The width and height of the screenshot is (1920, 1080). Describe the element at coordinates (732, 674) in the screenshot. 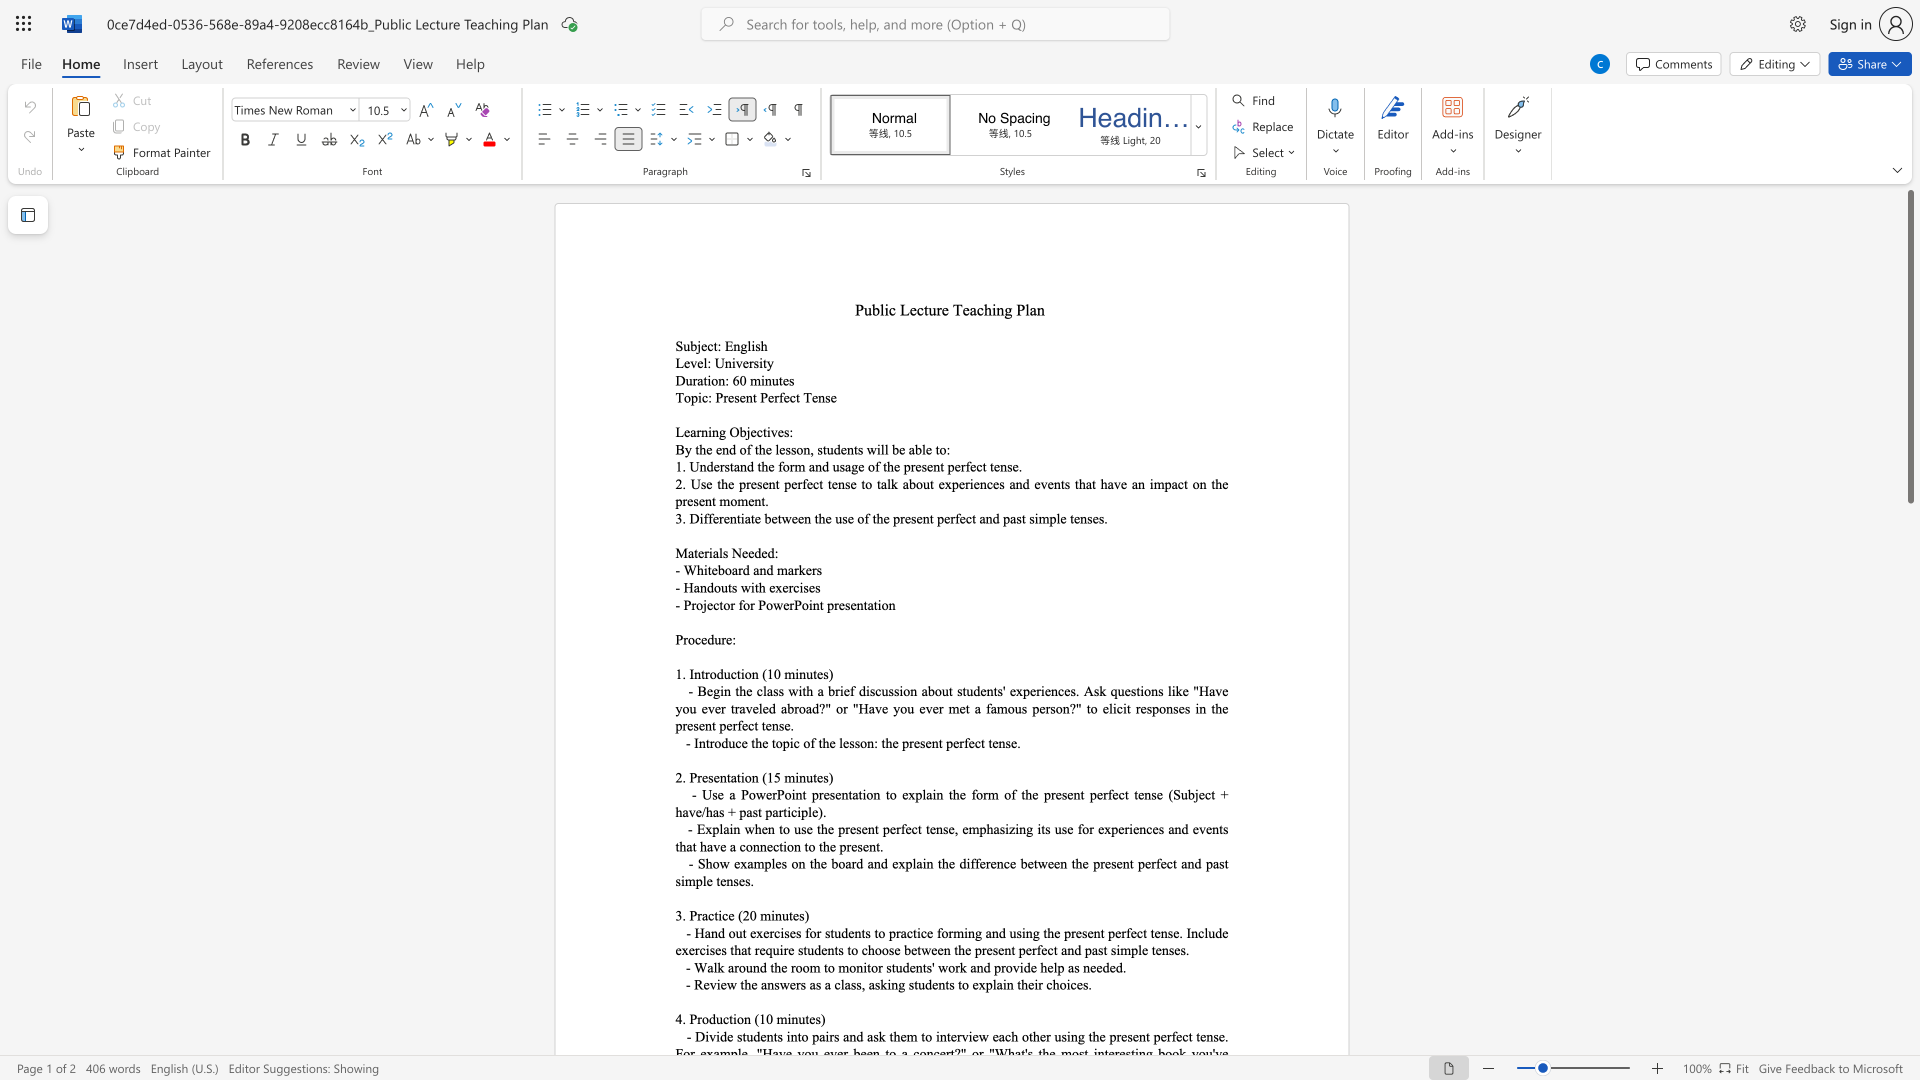

I see `the 1th character "c" in the text` at that location.